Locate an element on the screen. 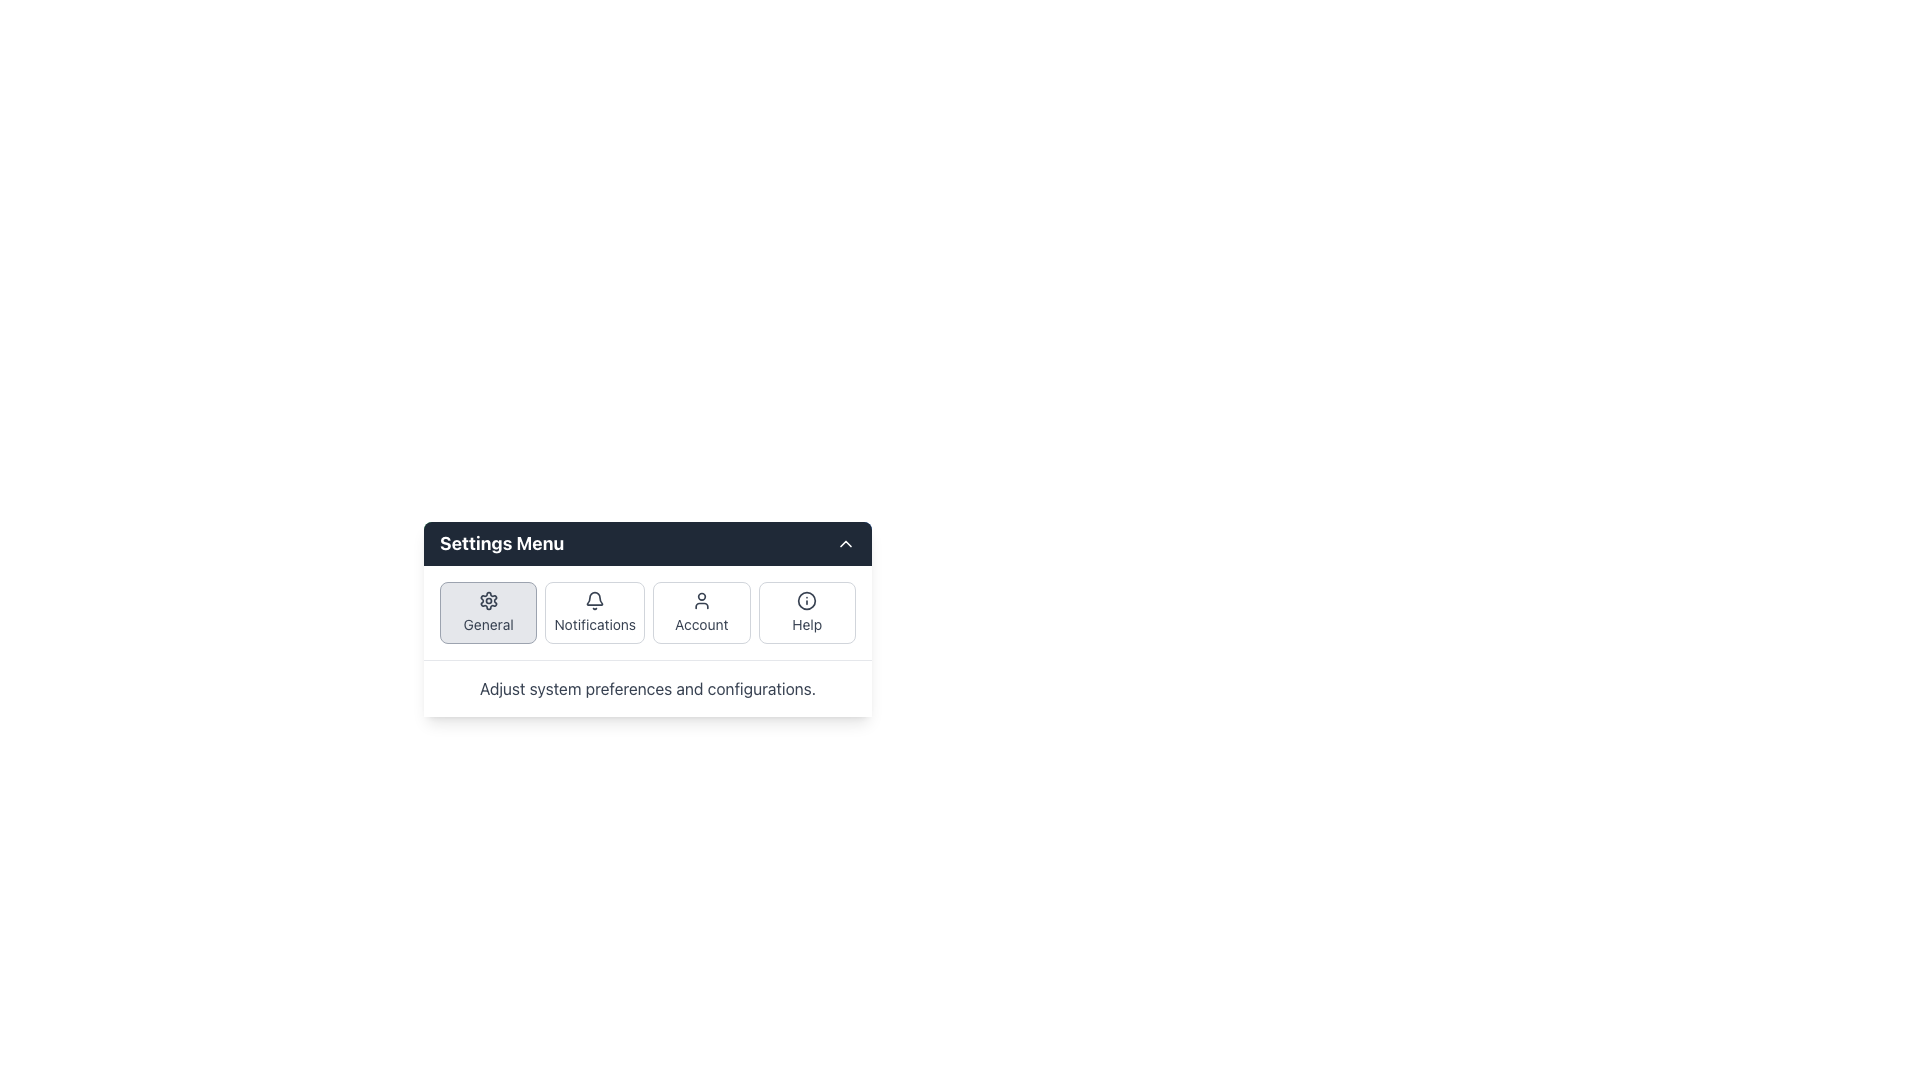 The height and width of the screenshot is (1080, 1920). the collapse/expand button for the 'Settings Menu' is located at coordinates (845, 543).